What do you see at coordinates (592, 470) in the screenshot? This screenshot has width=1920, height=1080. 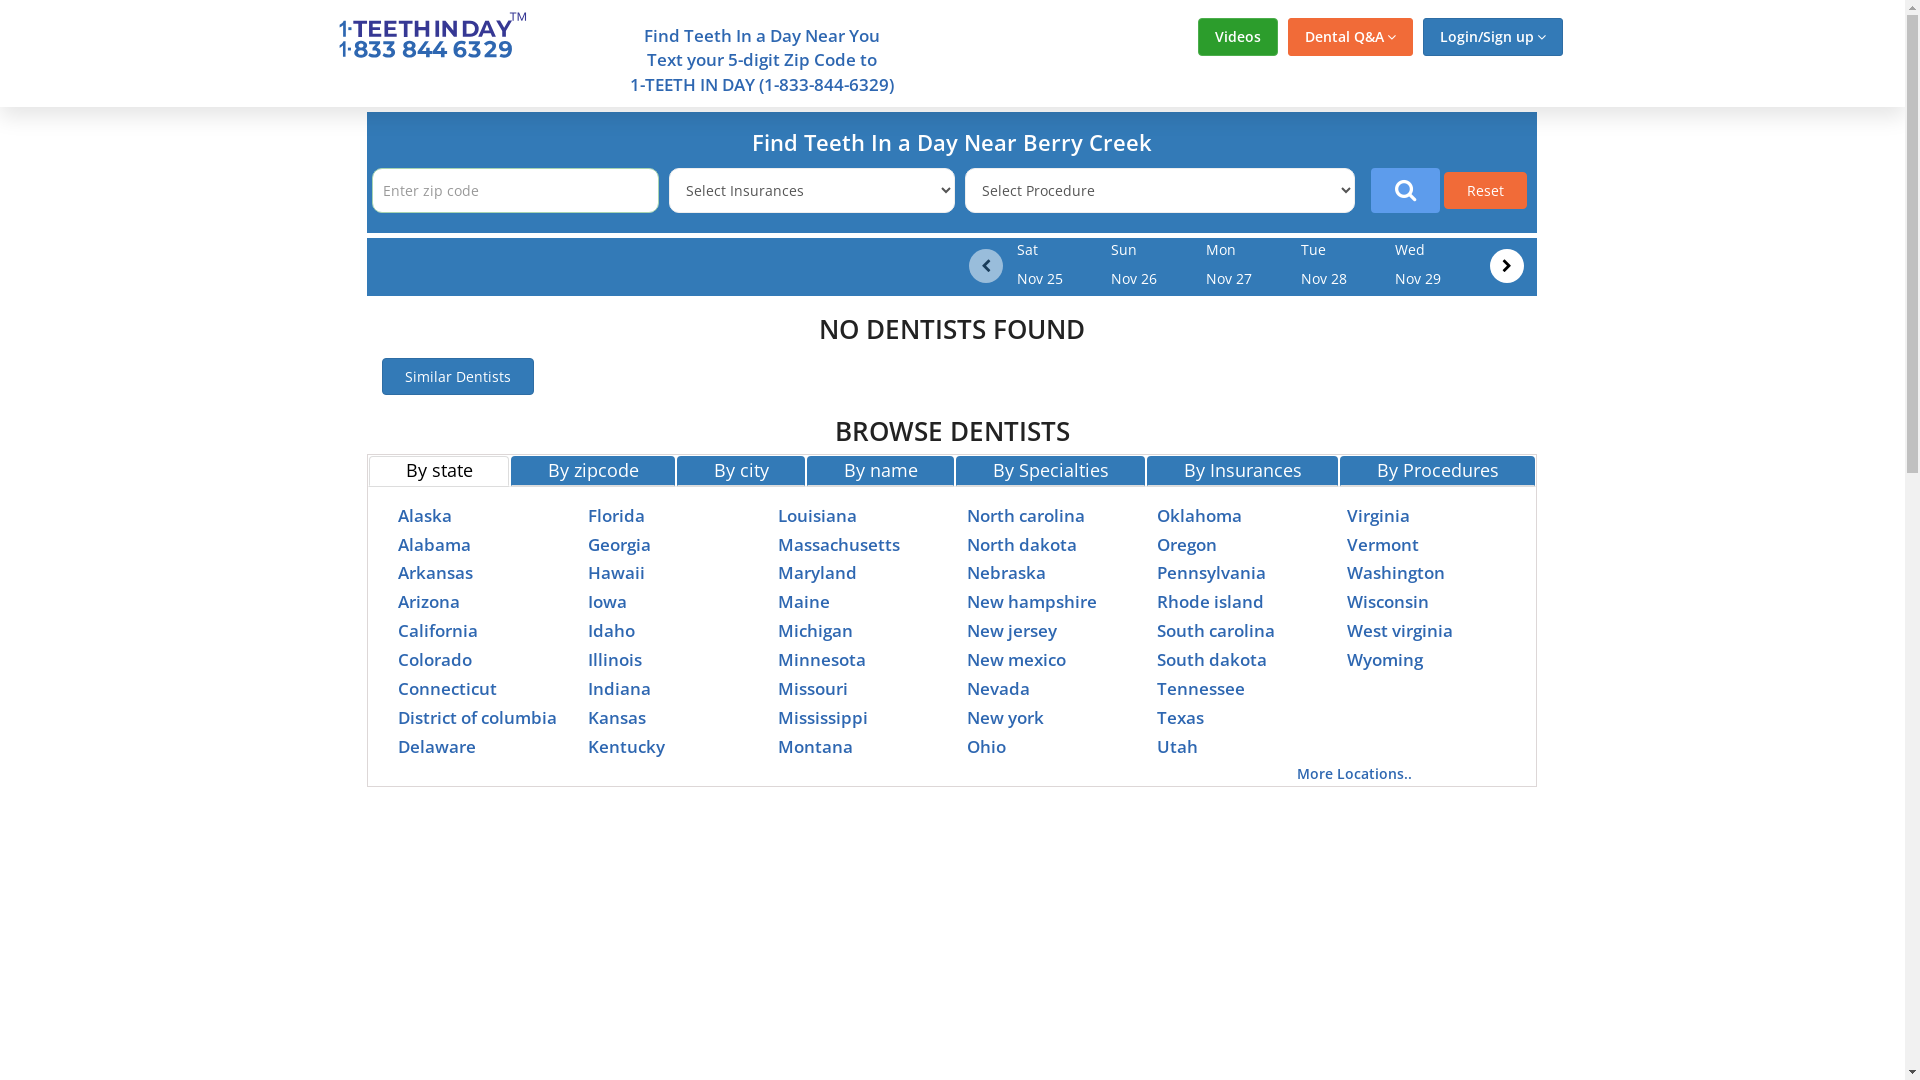 I see `'By zipcode'` at bounding box center [592, 470].